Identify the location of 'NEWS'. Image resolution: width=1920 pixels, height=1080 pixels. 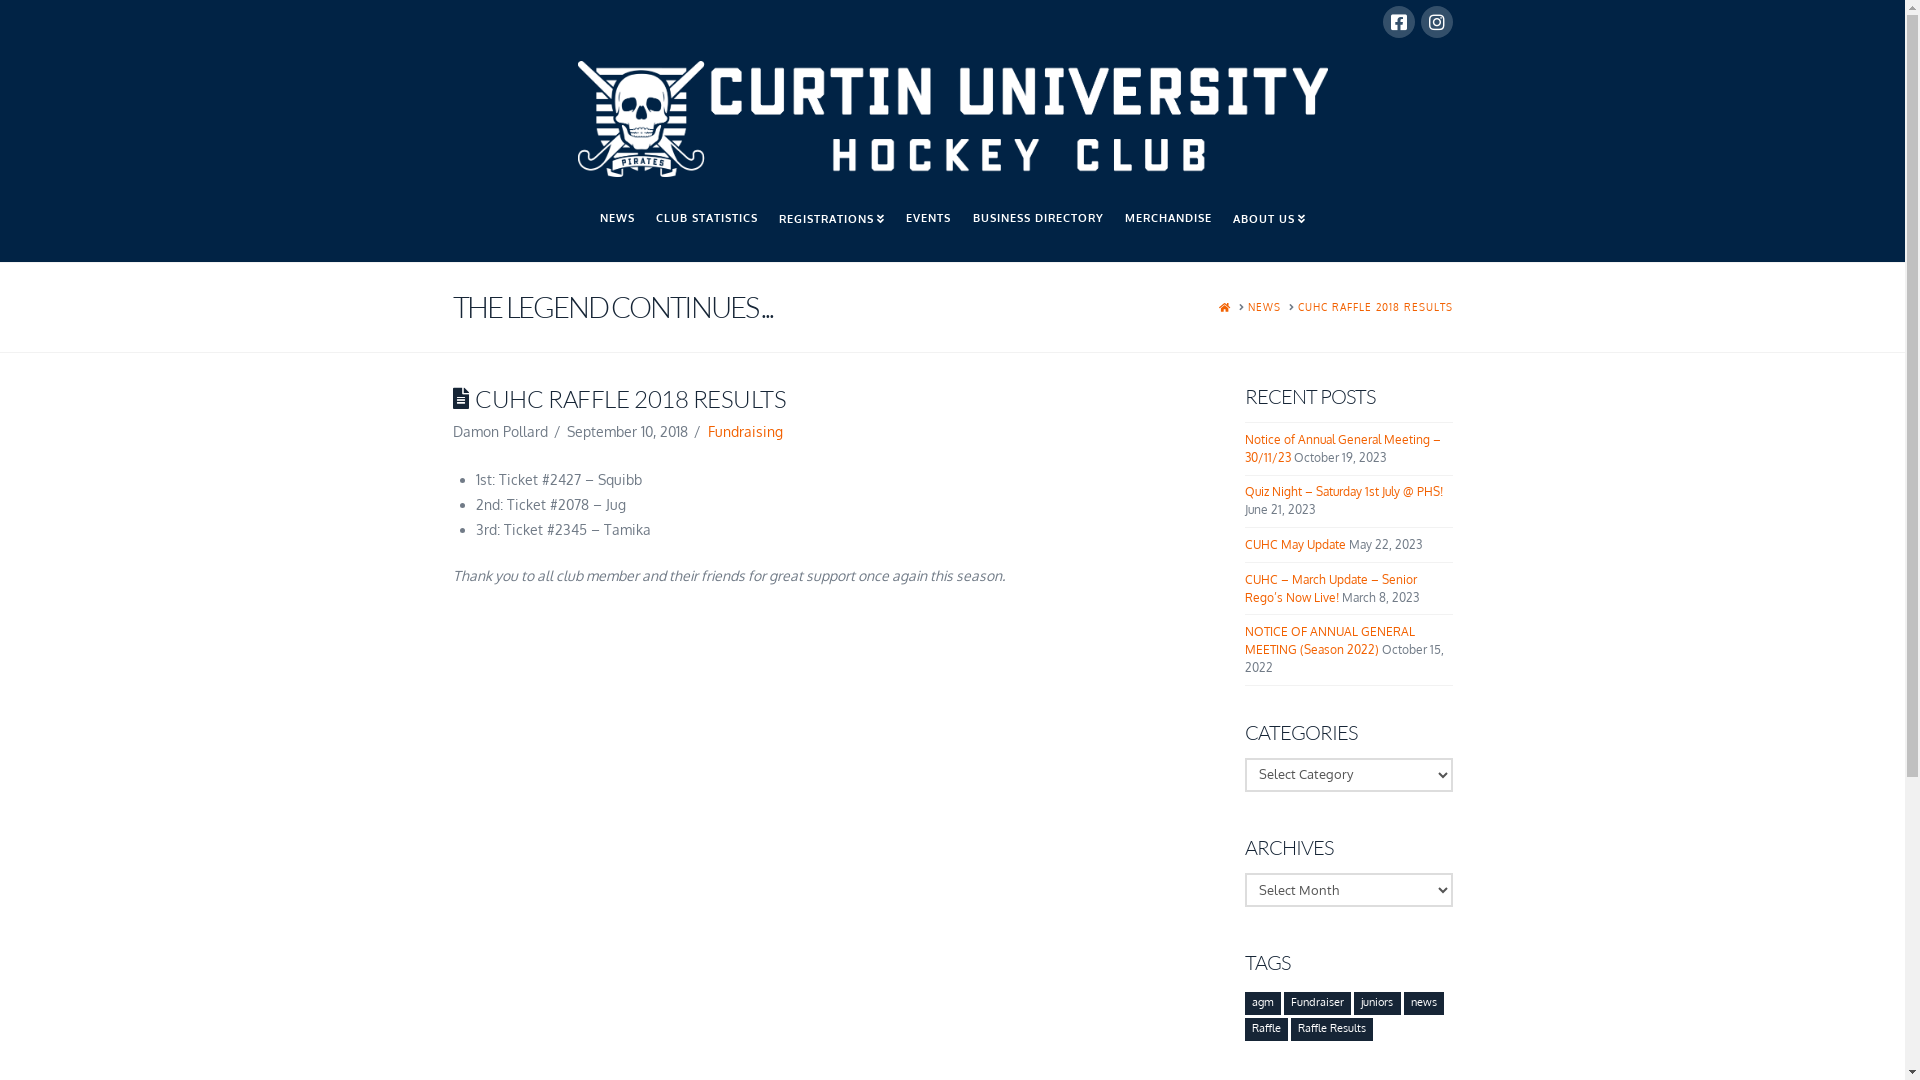
(588, 226).